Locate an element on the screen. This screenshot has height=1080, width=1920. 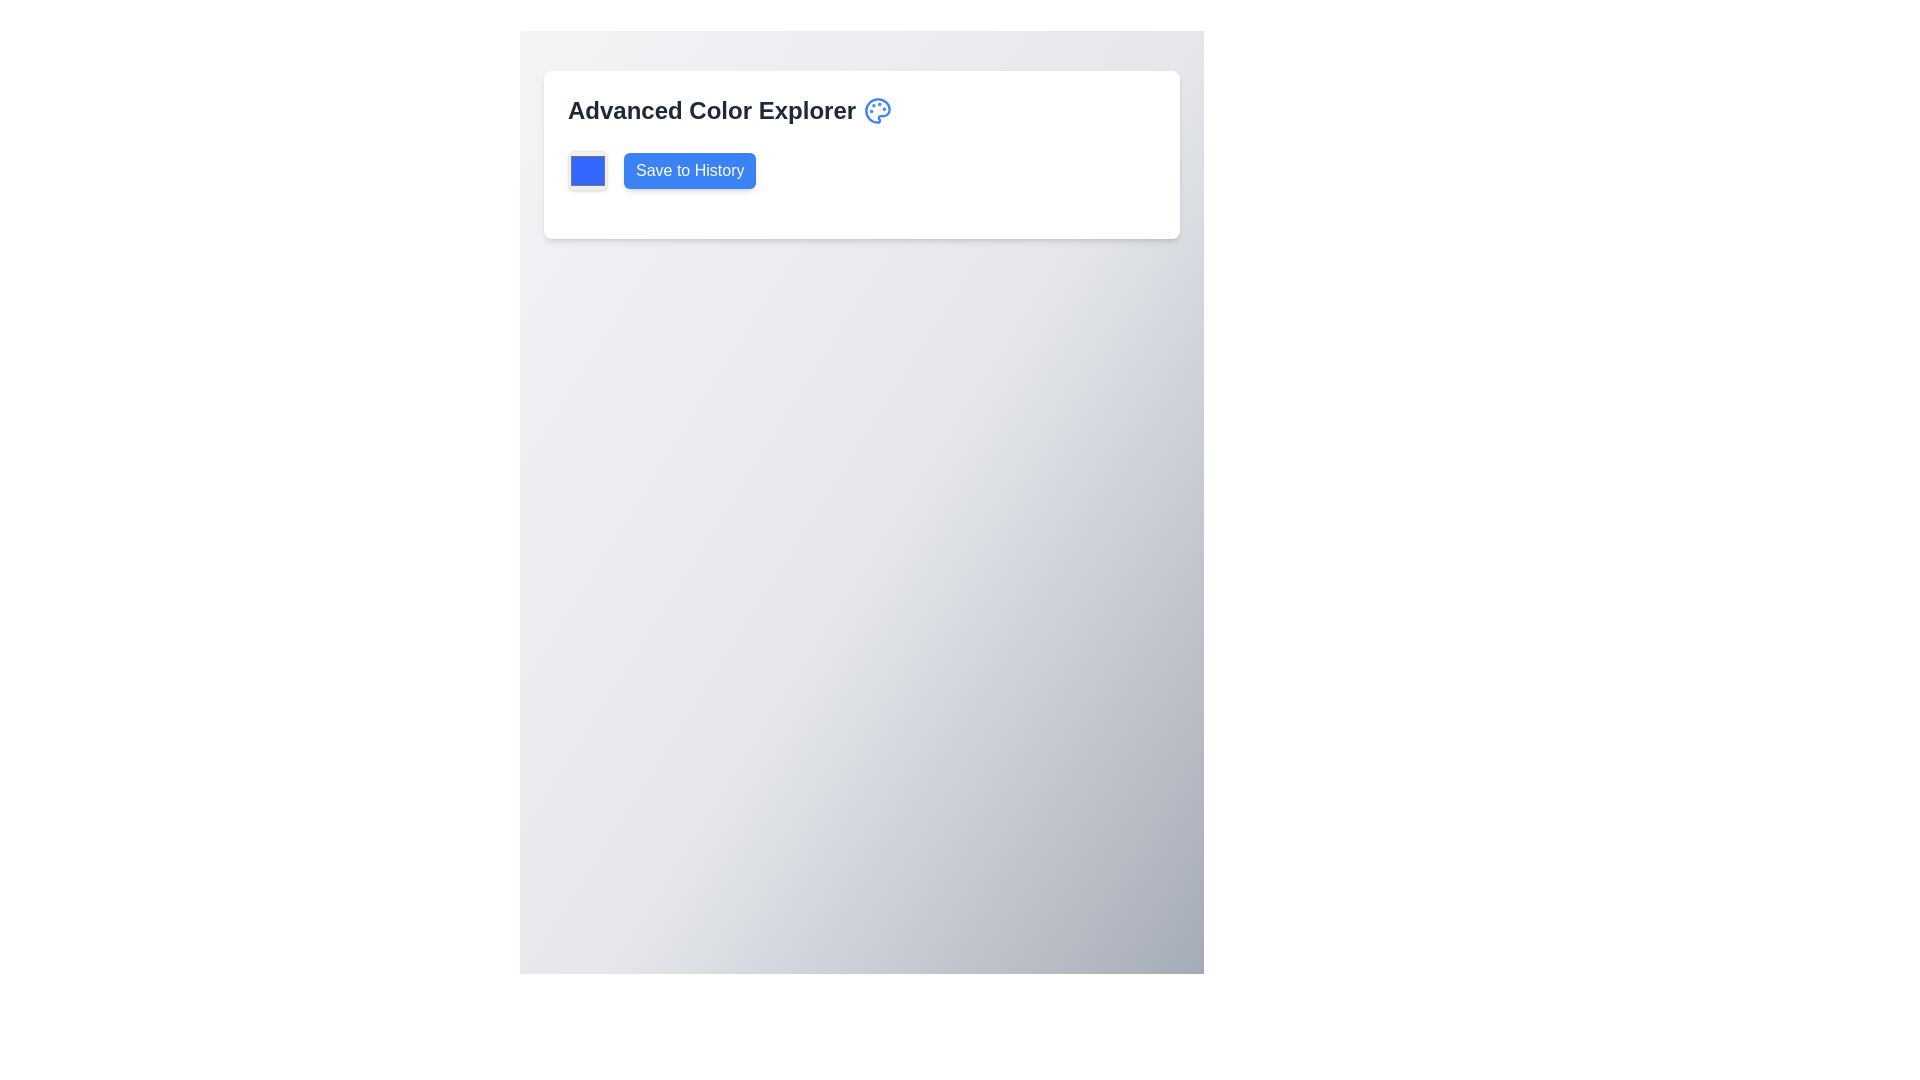
the blue button labeled 'Save to History' is located at coordinates (690, 169).